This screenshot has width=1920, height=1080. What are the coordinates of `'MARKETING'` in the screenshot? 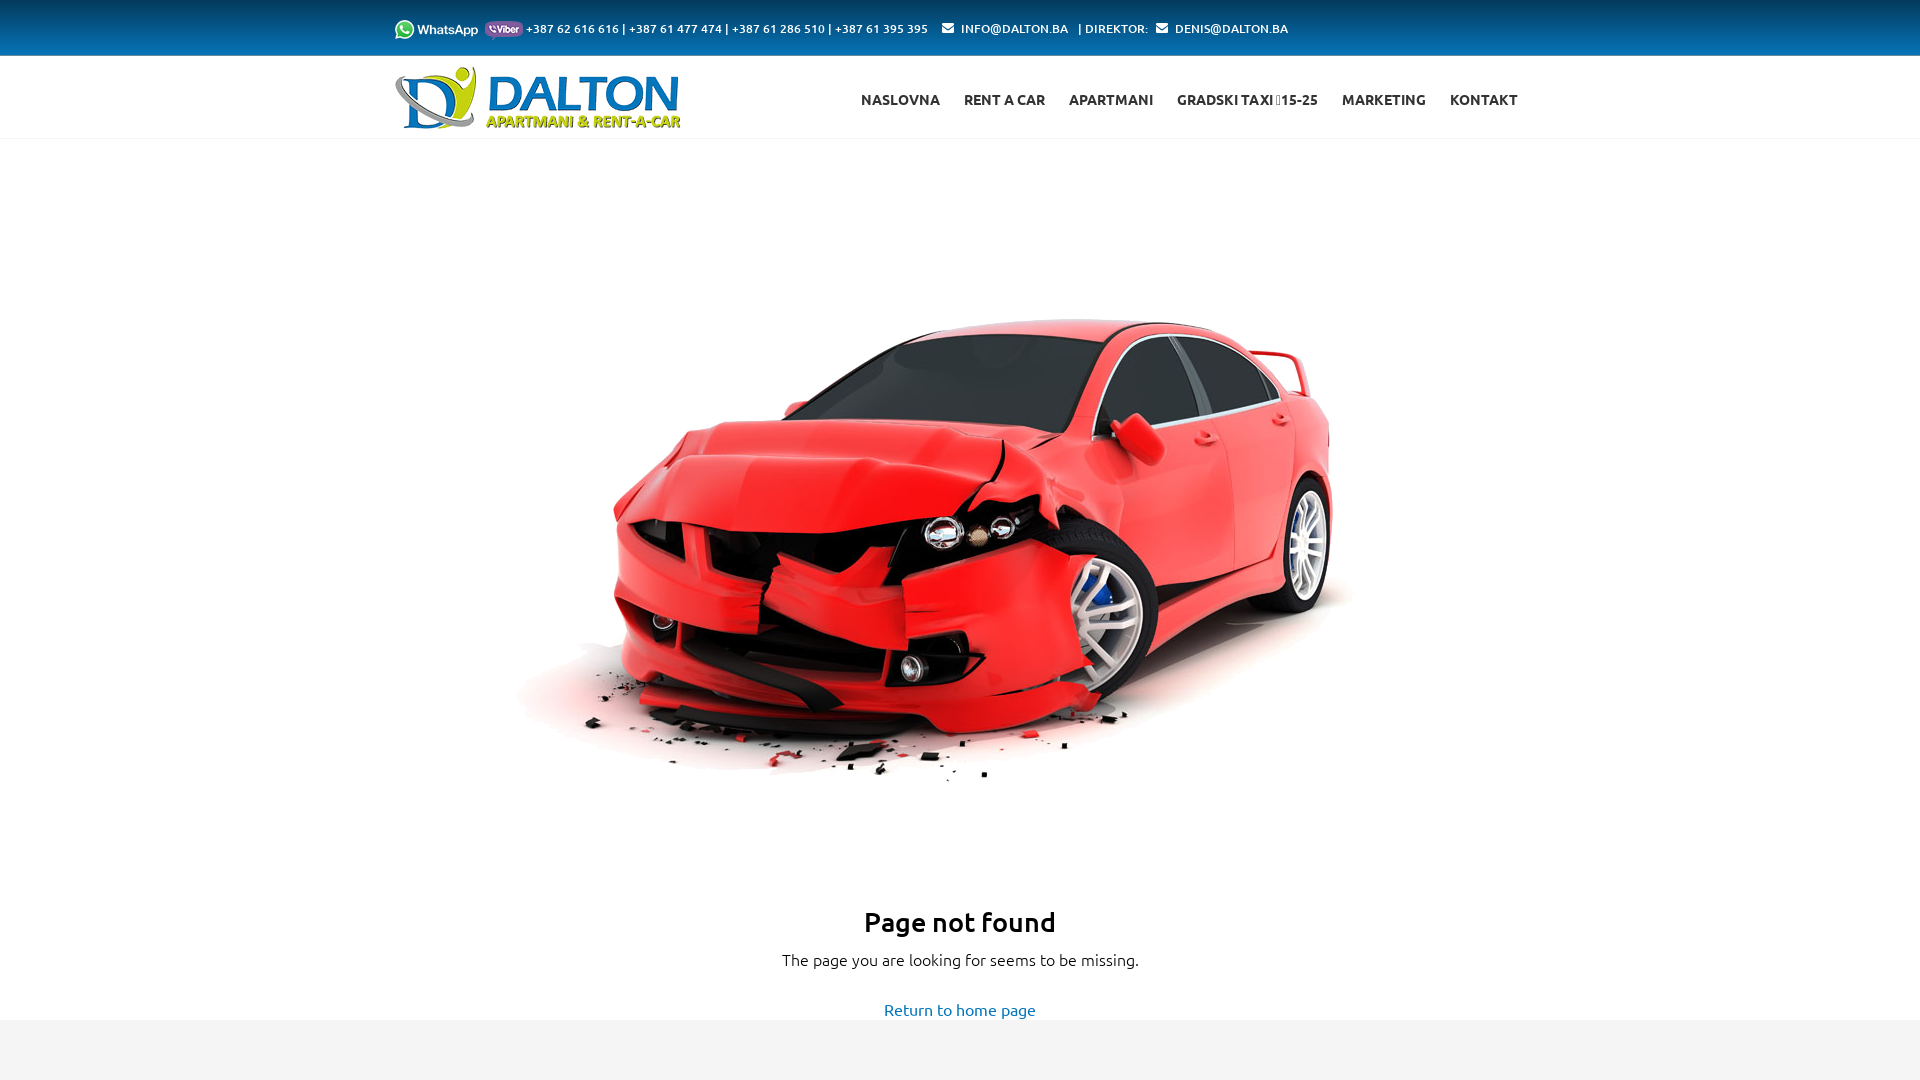 It's located at (1382, 99).